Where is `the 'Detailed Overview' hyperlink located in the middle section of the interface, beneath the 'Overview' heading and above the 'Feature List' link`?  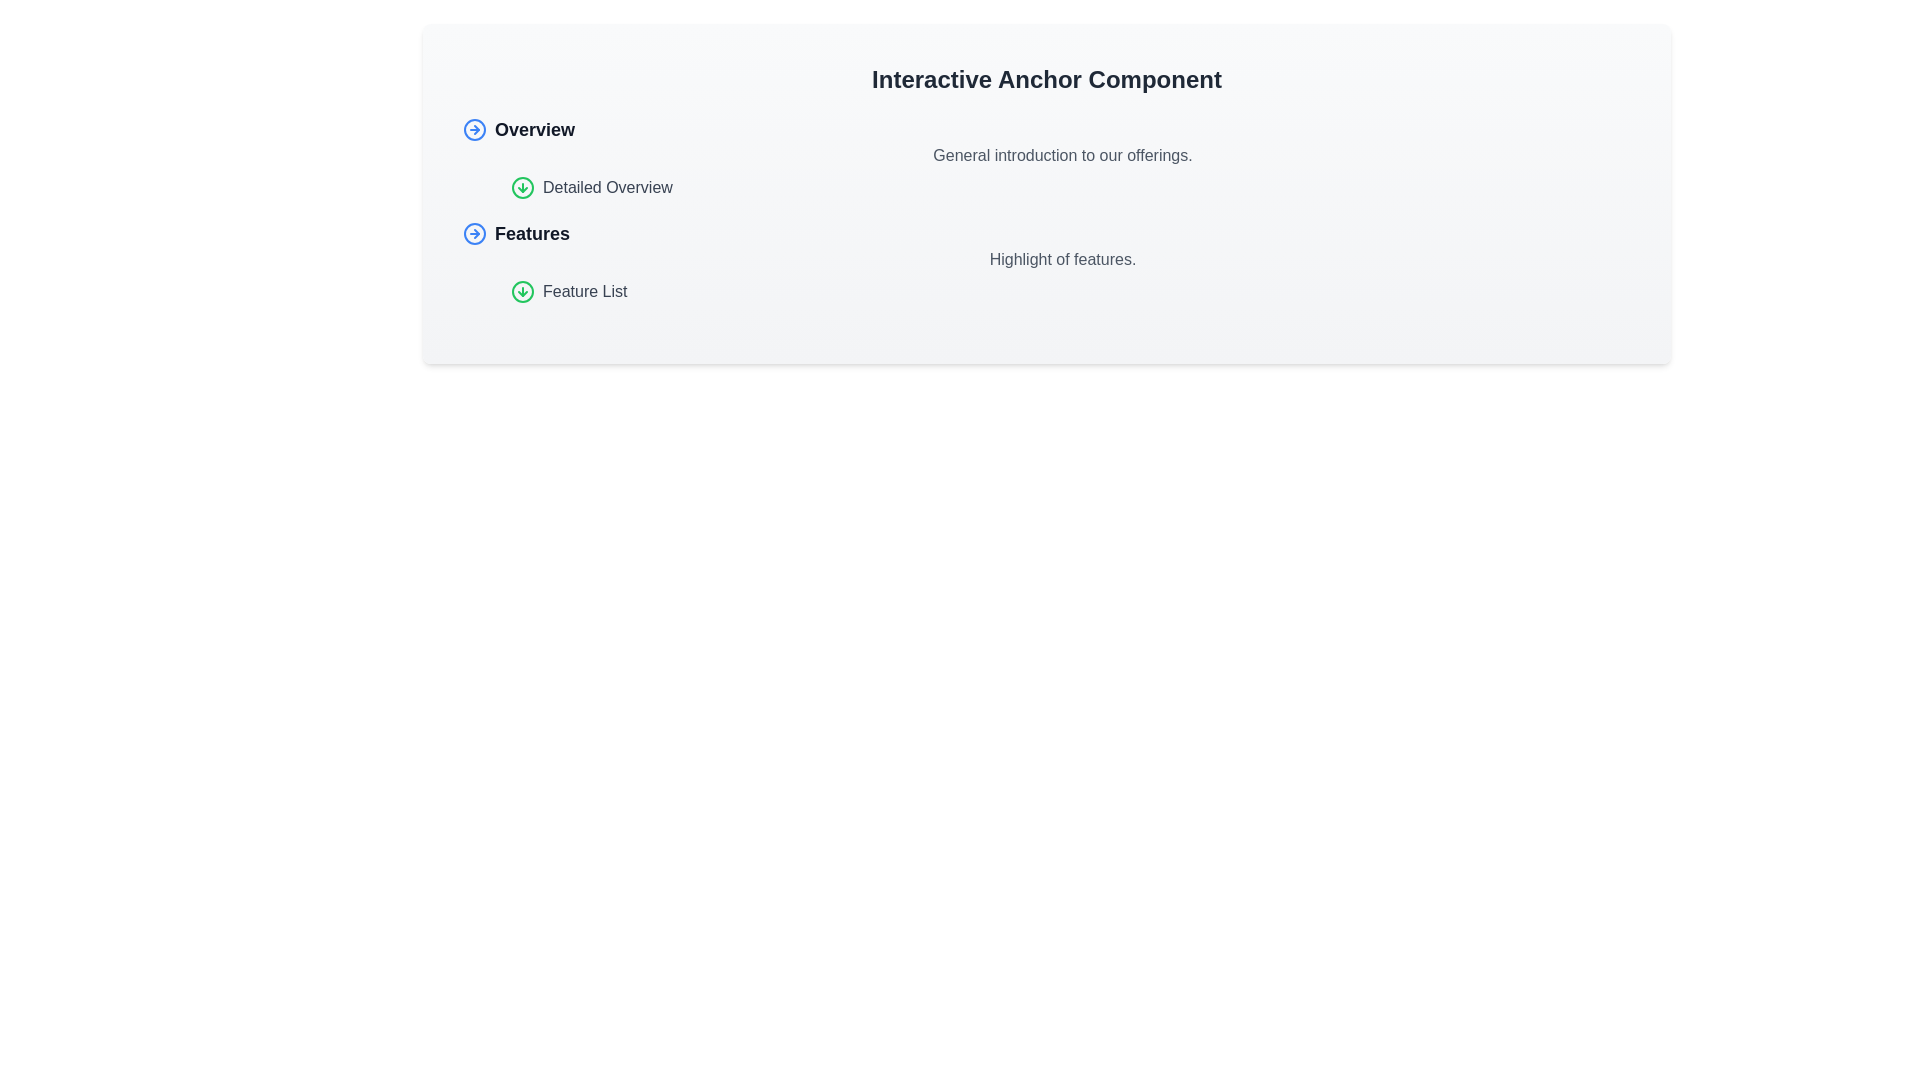 the 'Detailed Overview' hyperlink located in the middle section of the interface, beneath the 'Overview' heading and above the 'Feature List' link is located at coordinates (606, 188).